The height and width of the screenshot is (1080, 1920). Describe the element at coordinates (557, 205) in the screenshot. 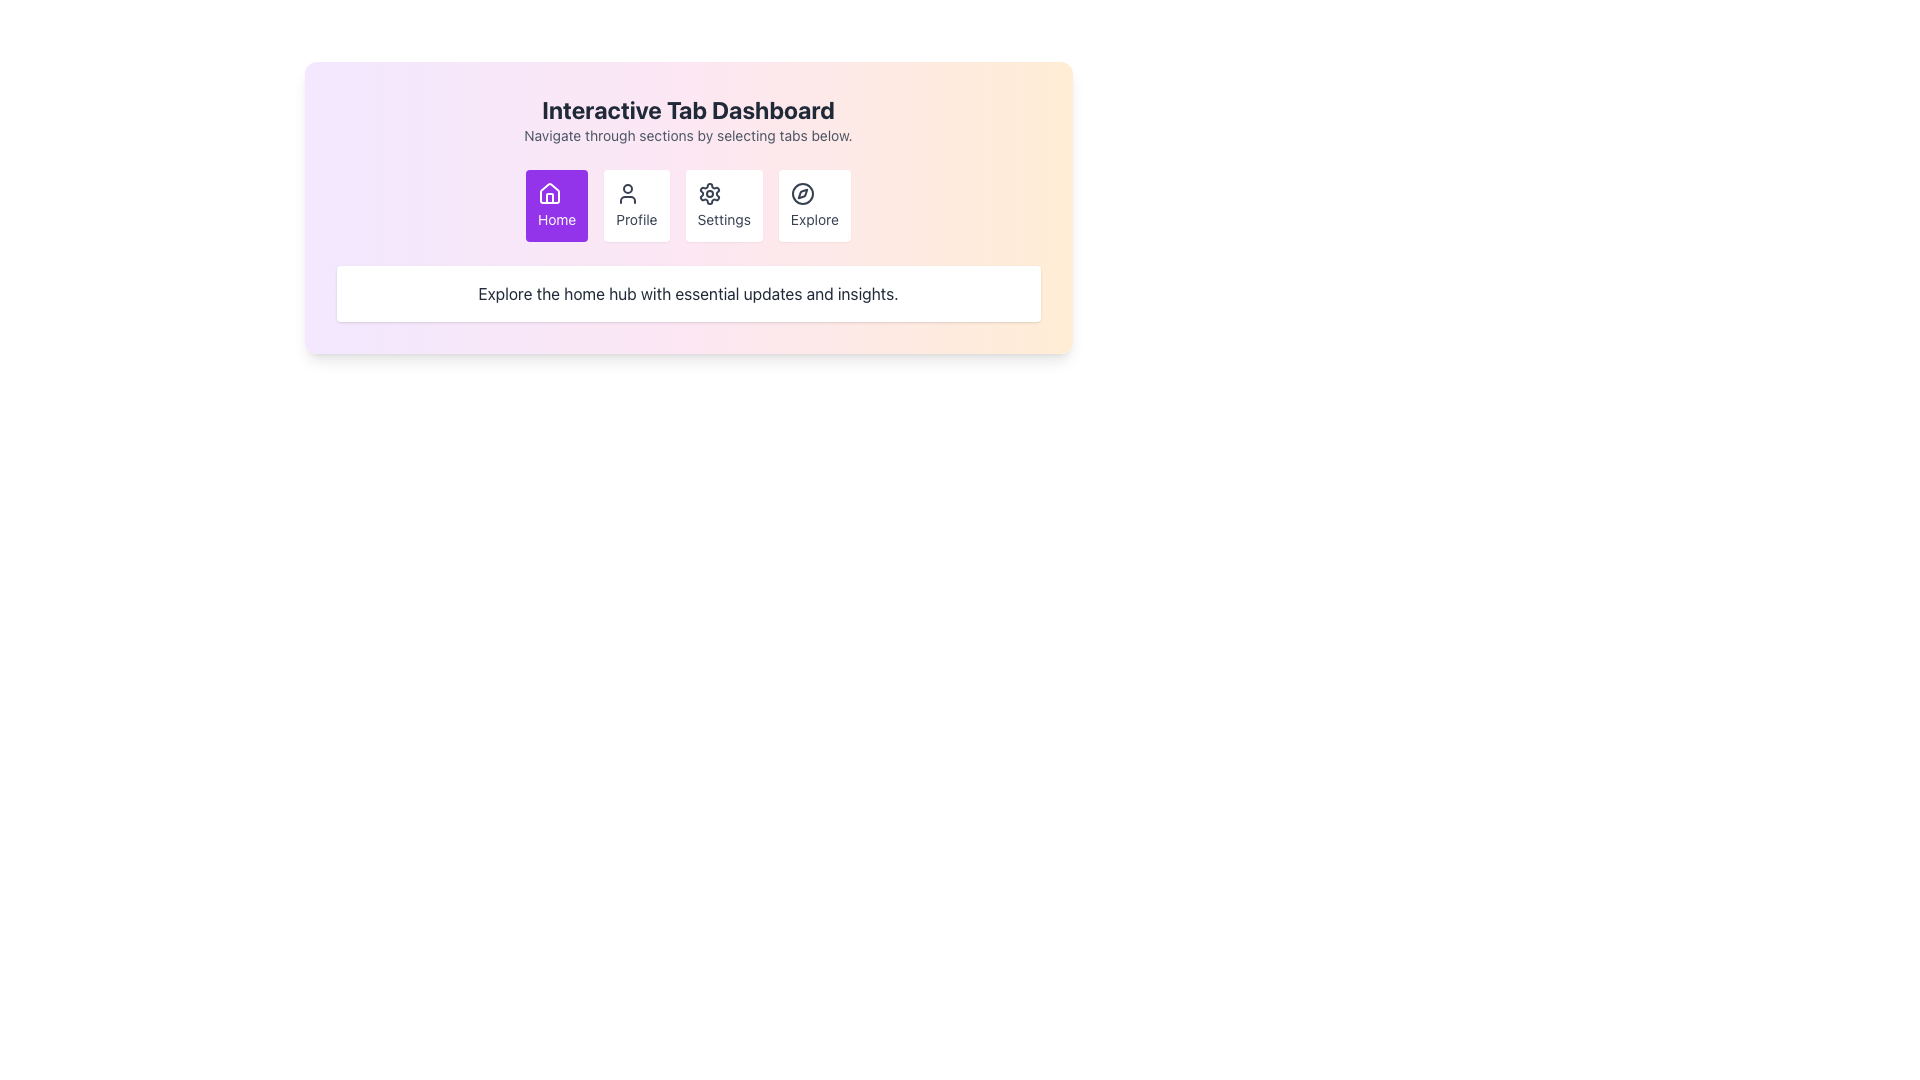

I see `the Home button, which is the first button in the navigation bar, to trigger the scaling effect` at that location.